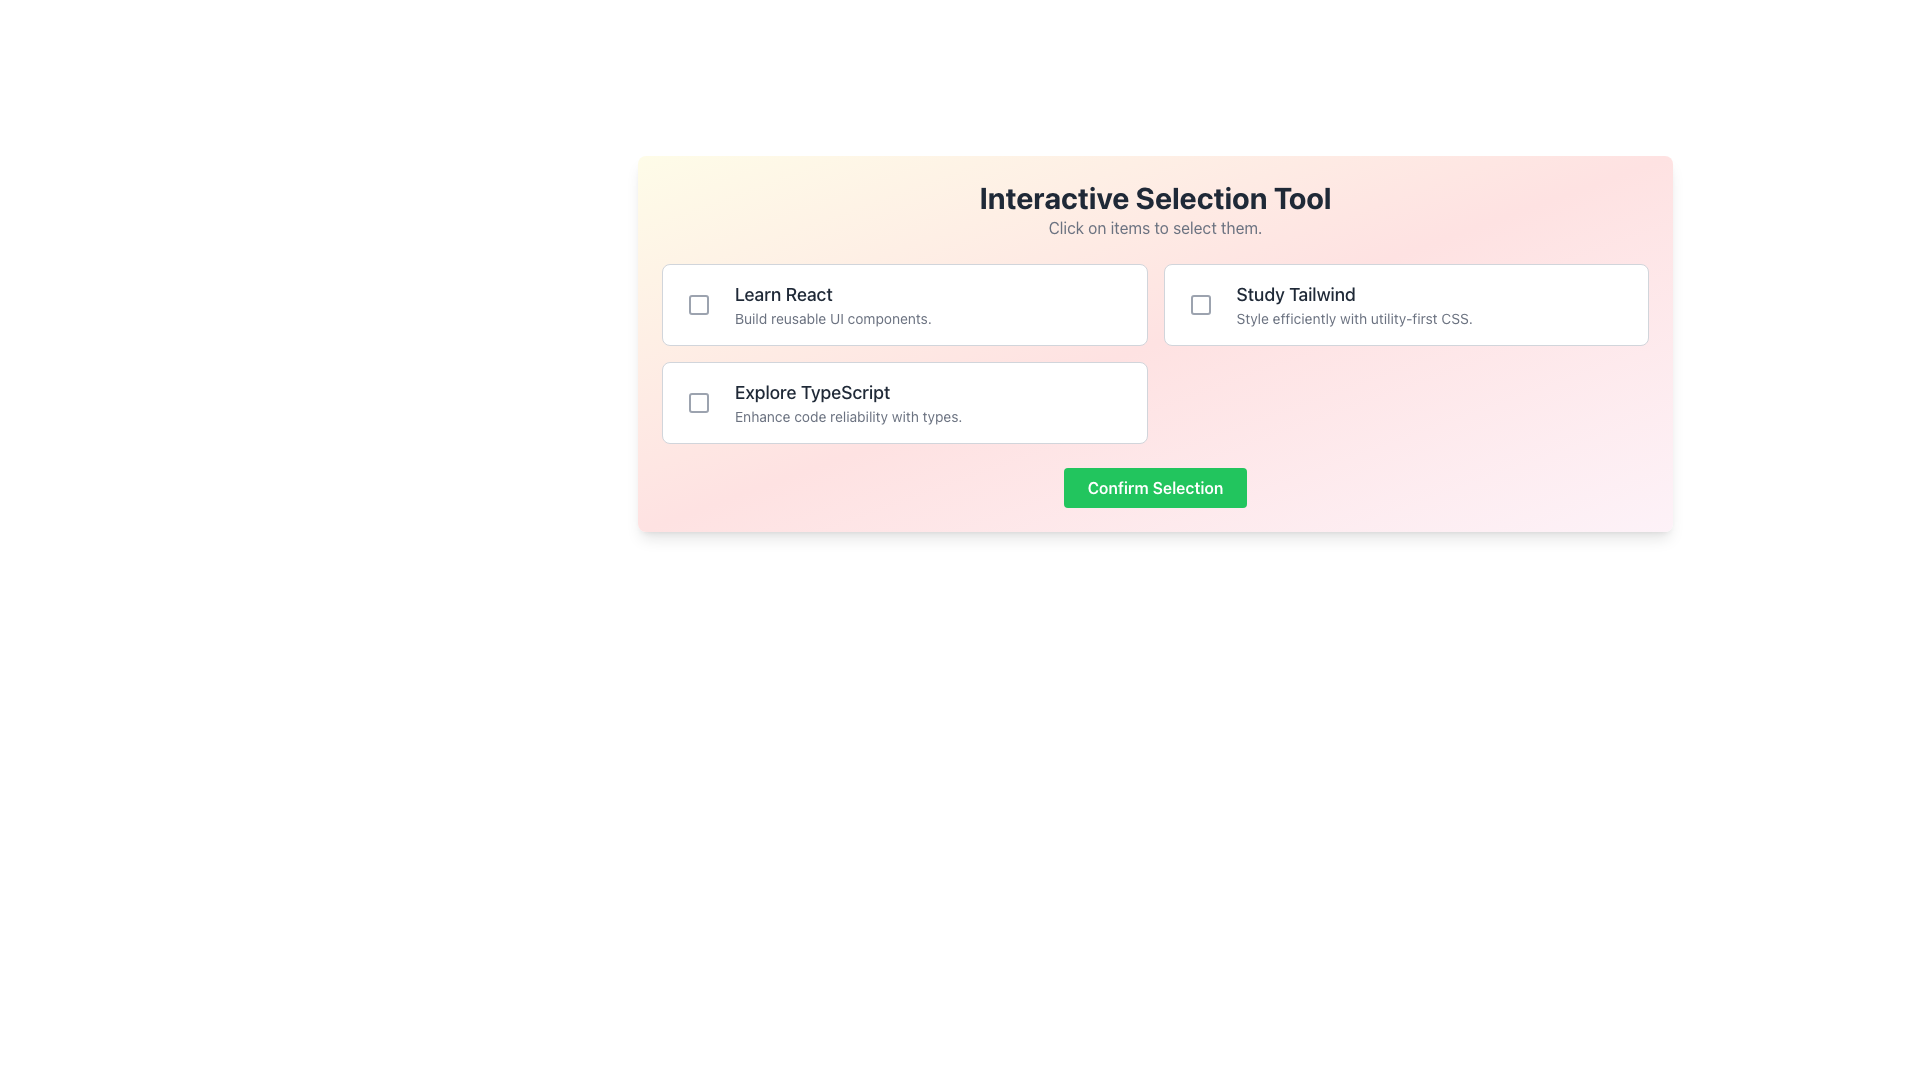 This screenshot has width=1920, height=1080. Describe the element at coordinates (833, 318) in the screenshot. I see `the static text element that reads 'Build reusable UI components.' which is styled in a smaller, gray font and positioned beneath the bolded title 'Learn React'` at that location.